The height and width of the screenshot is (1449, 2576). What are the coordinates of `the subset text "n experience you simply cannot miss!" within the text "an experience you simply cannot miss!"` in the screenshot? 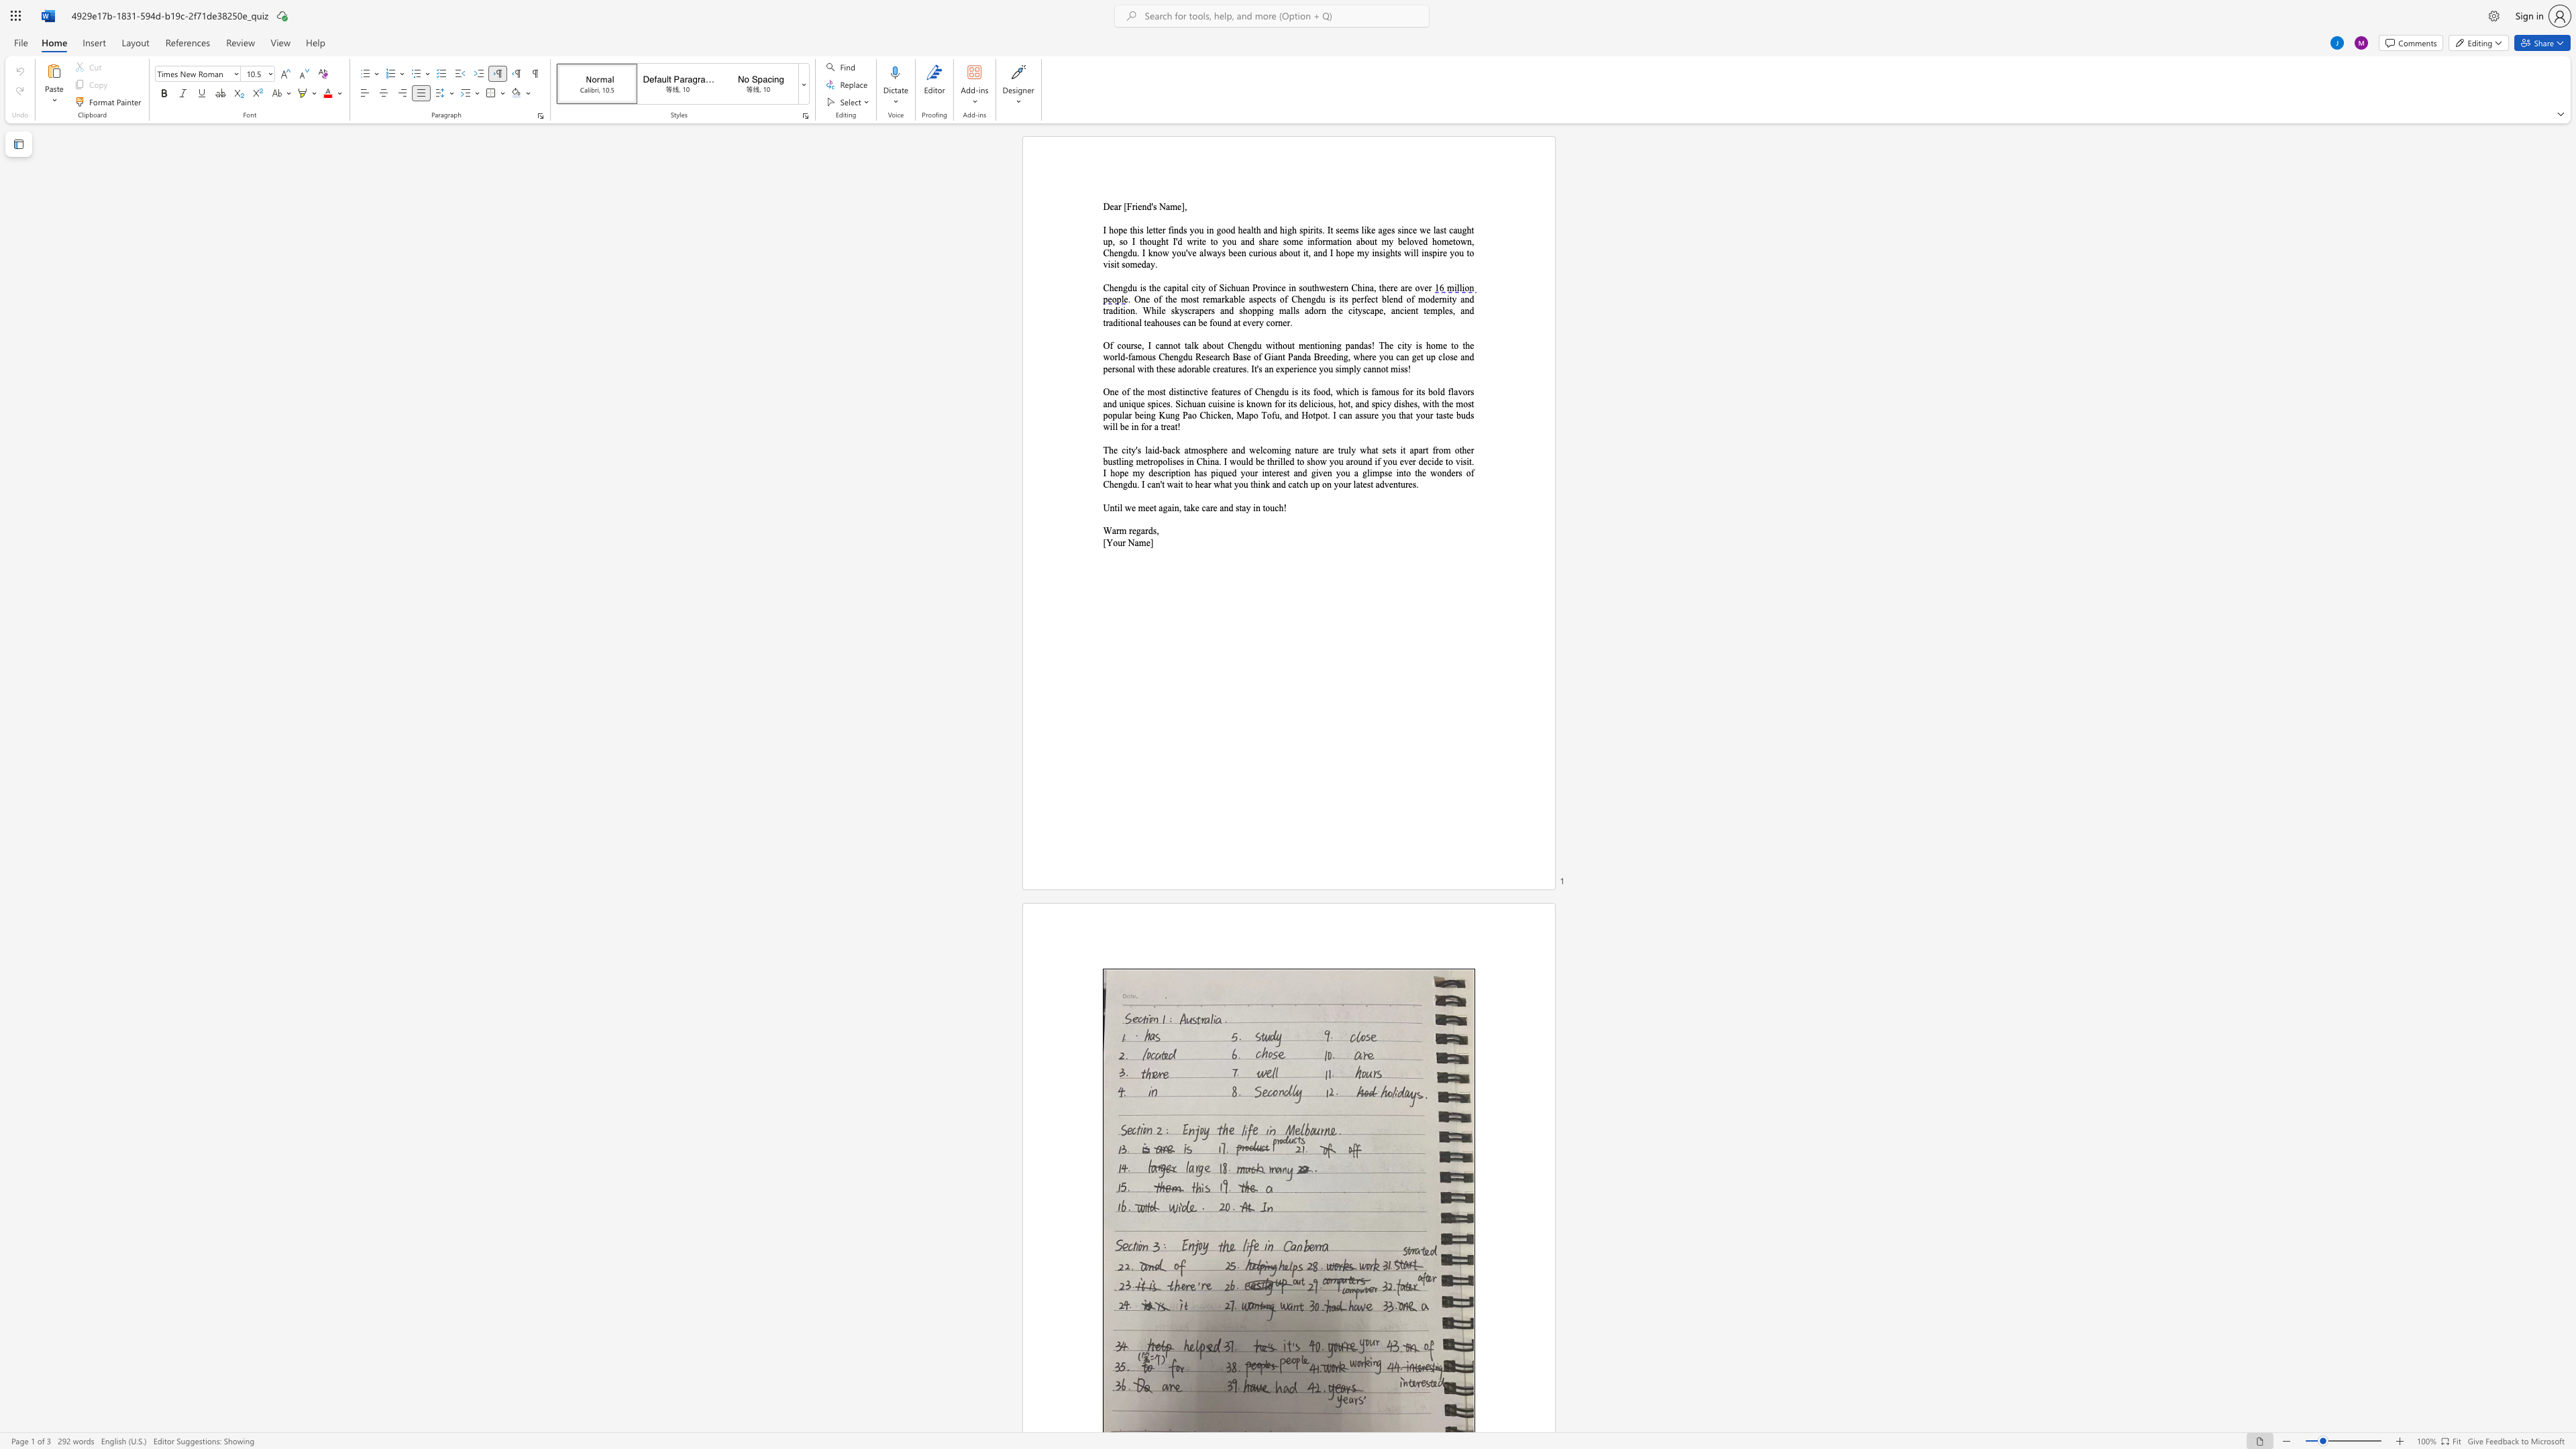 It's located at (1268, 368).